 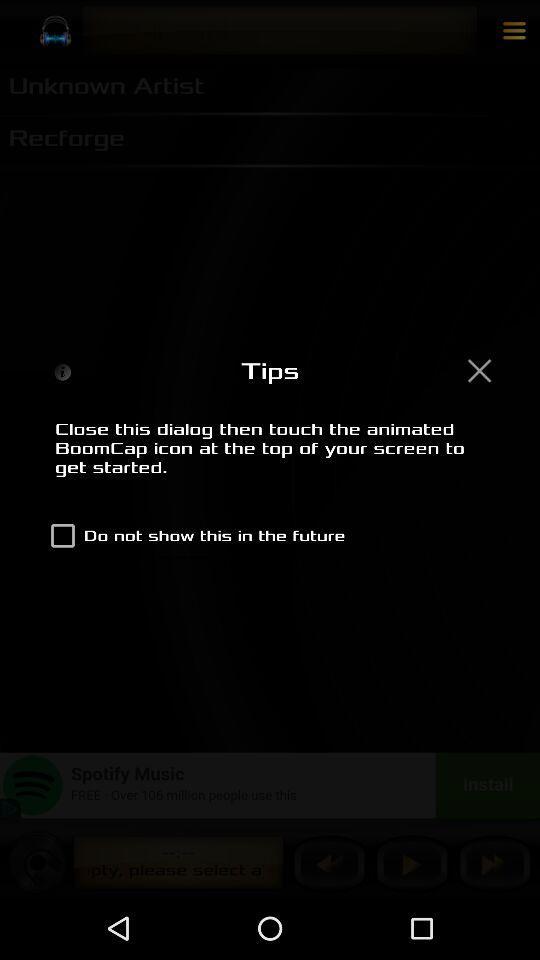 I want to click on item next to the tips item, so click(x=478, y=369).